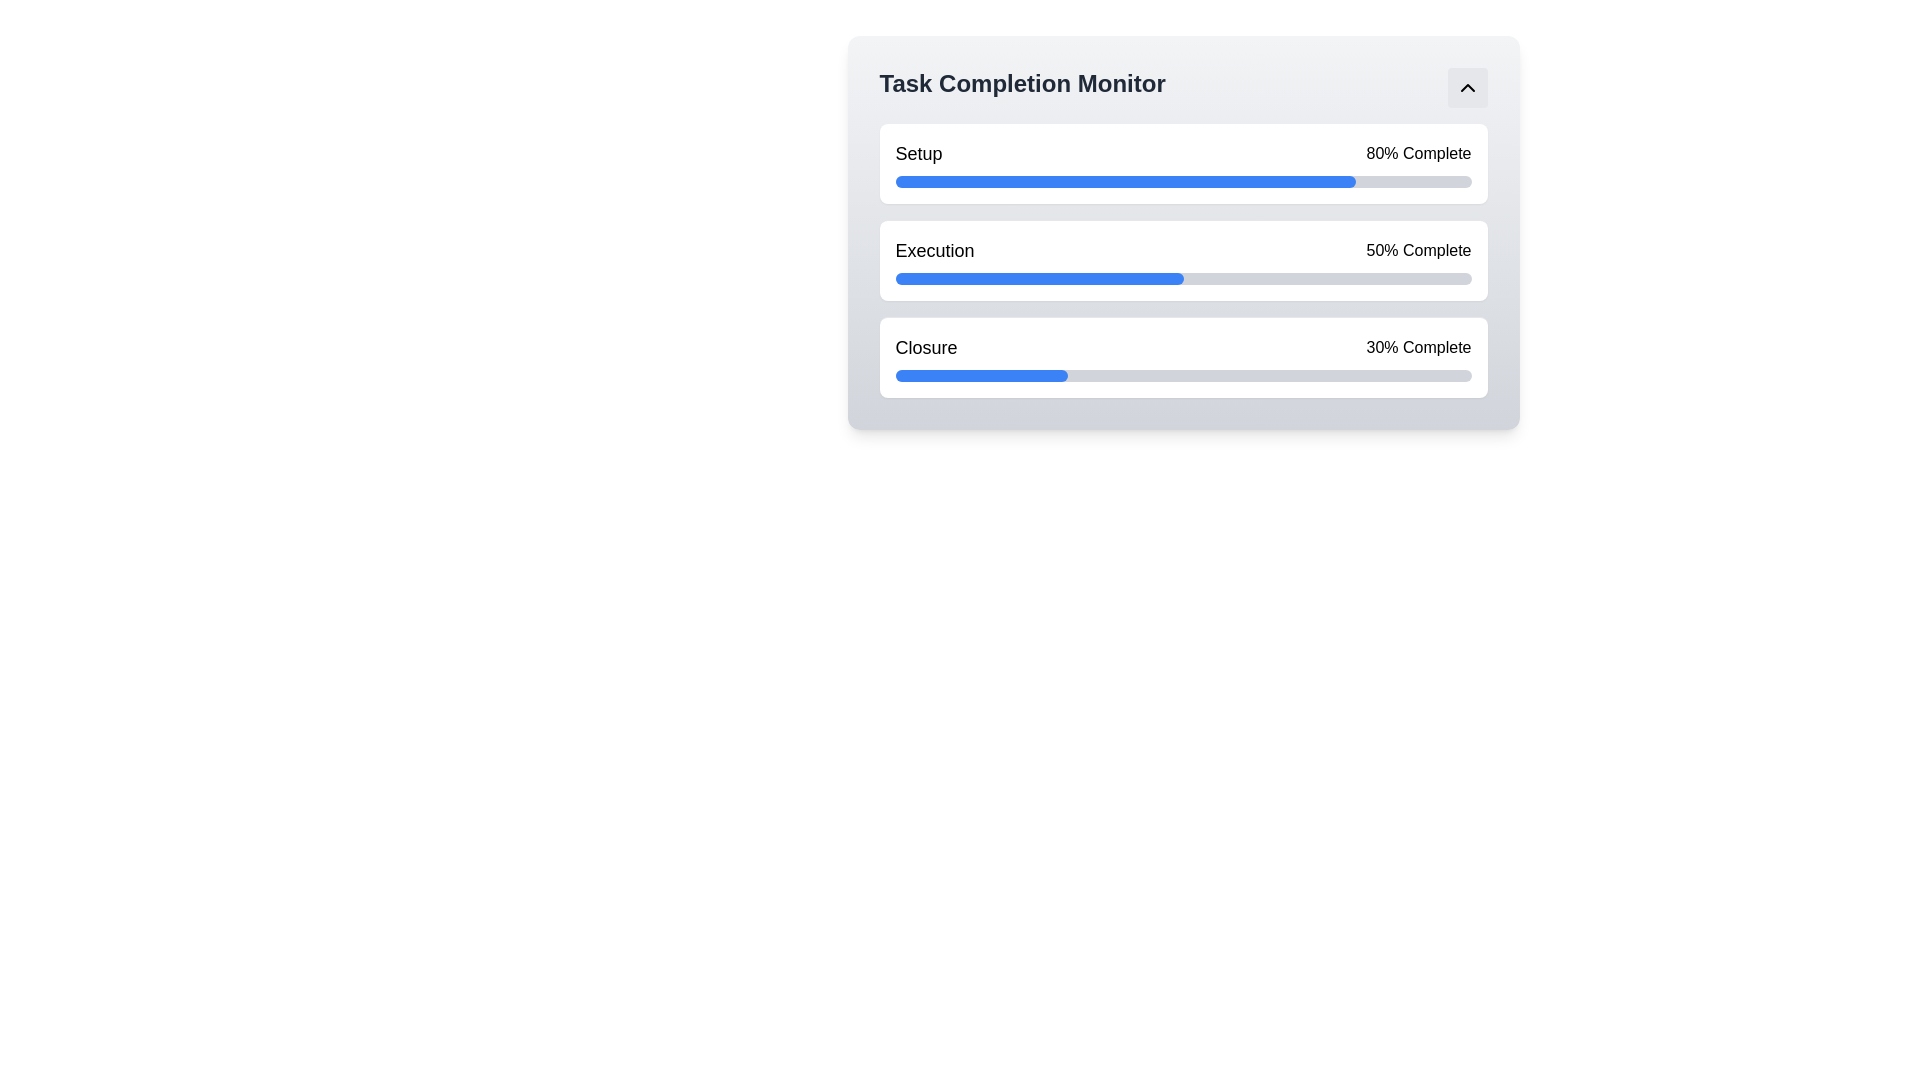  What do you see at coordinates (1418, 249) in the screenshot?
I see `the '50% Complete' text label, which is displayed in bold black font and located to the right of the associated progress bar in the task progress monitor interface` at bounding box center [1418, 249].